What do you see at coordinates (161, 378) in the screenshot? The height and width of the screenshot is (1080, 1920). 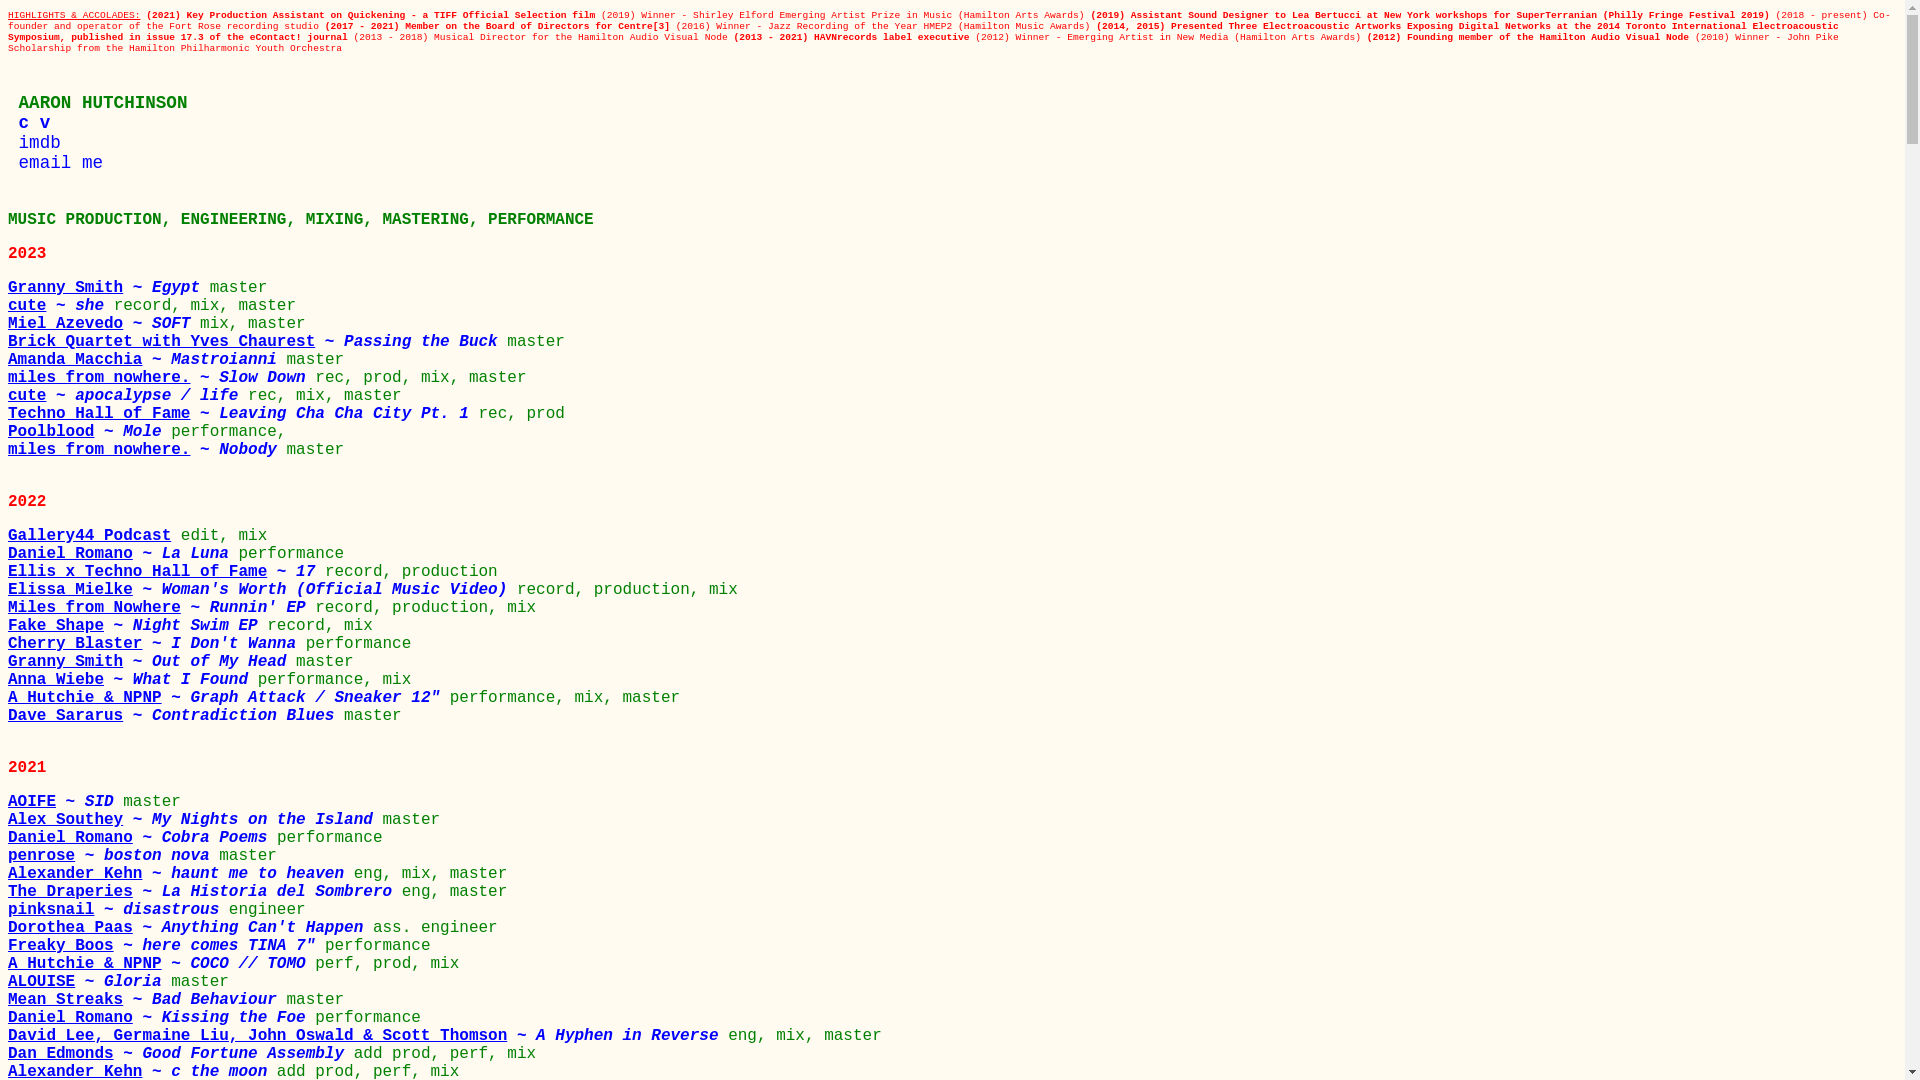 I see `'miles from nowhere. ~ Slow Down'` at bounding box center [161, 378].